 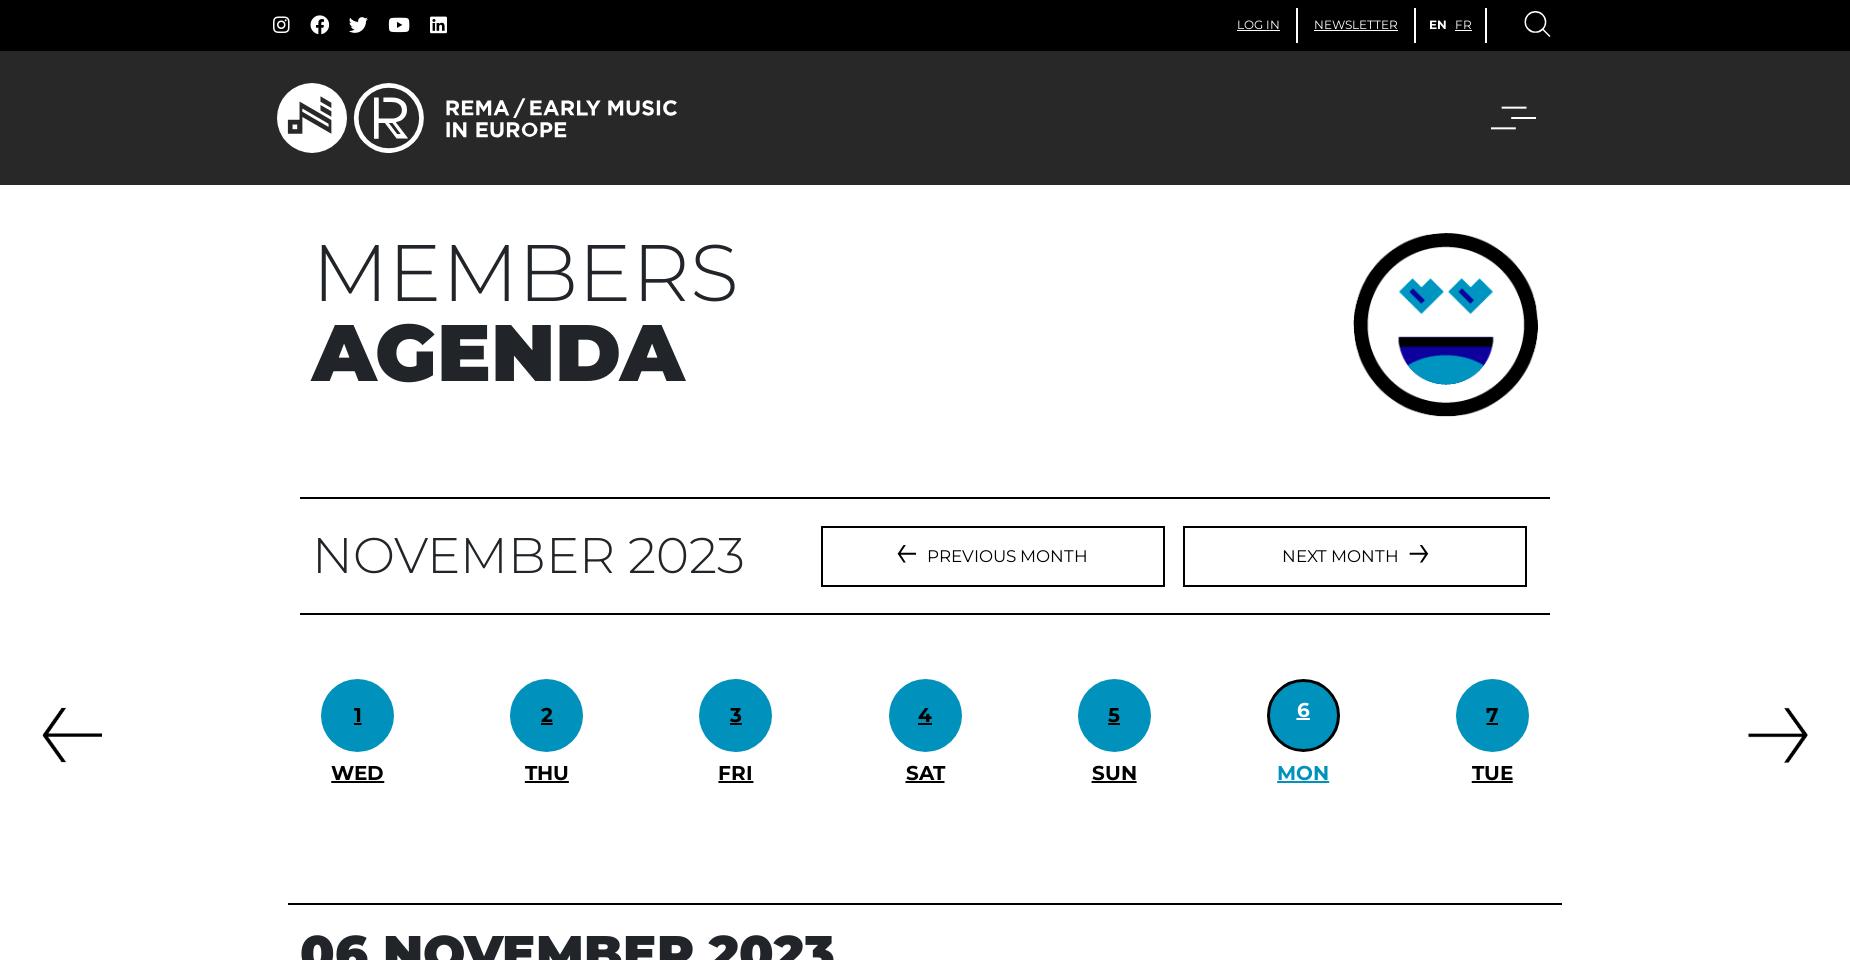 I want to click on 'France', so click(x=875, y=268).